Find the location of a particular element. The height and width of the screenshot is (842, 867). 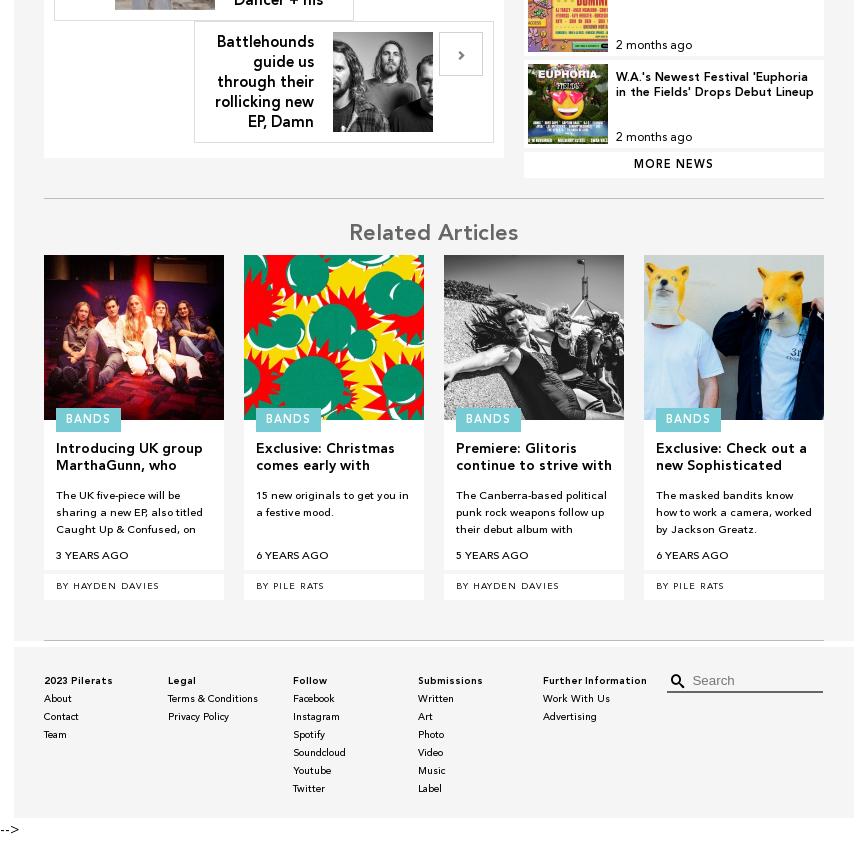

'2023 Pilerats' is located at coordinates (77, 680).